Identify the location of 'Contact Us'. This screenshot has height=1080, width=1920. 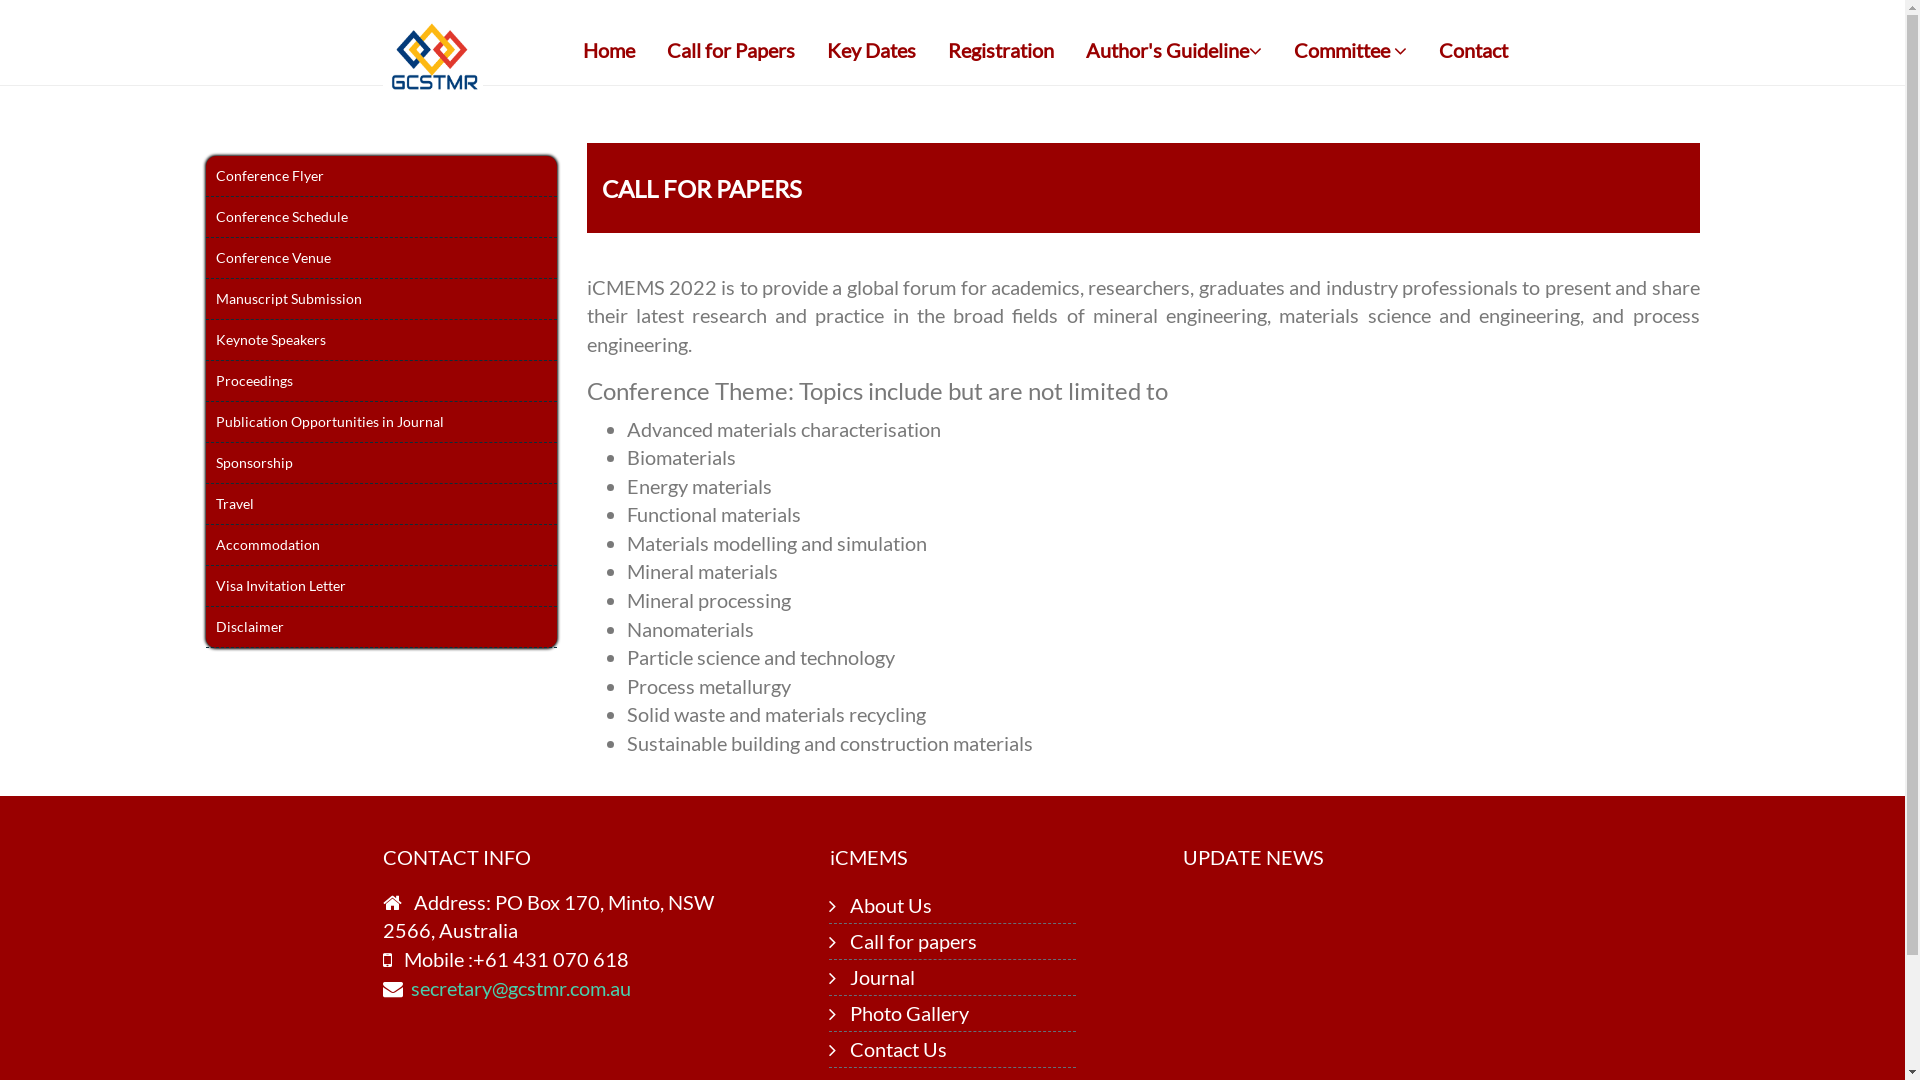
(897, 1048).